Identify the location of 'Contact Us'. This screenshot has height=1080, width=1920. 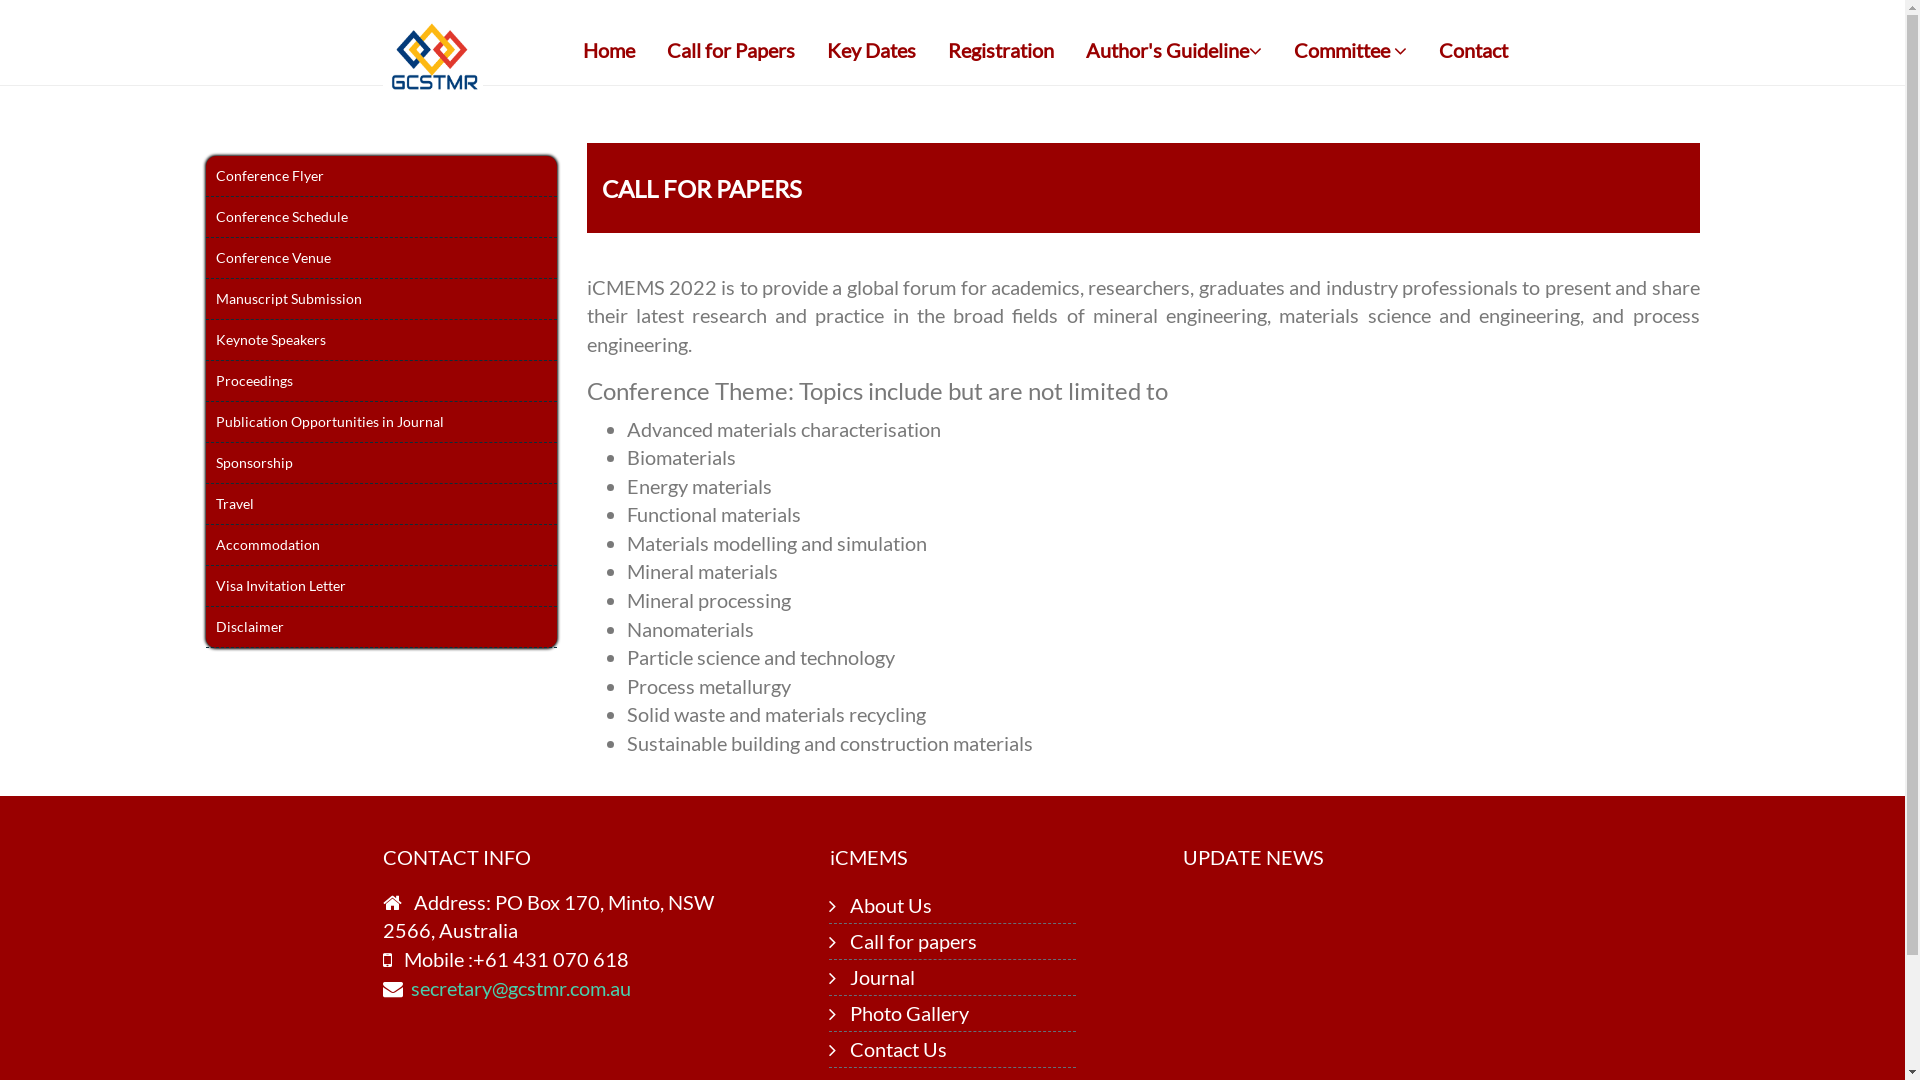
(897, 1048).